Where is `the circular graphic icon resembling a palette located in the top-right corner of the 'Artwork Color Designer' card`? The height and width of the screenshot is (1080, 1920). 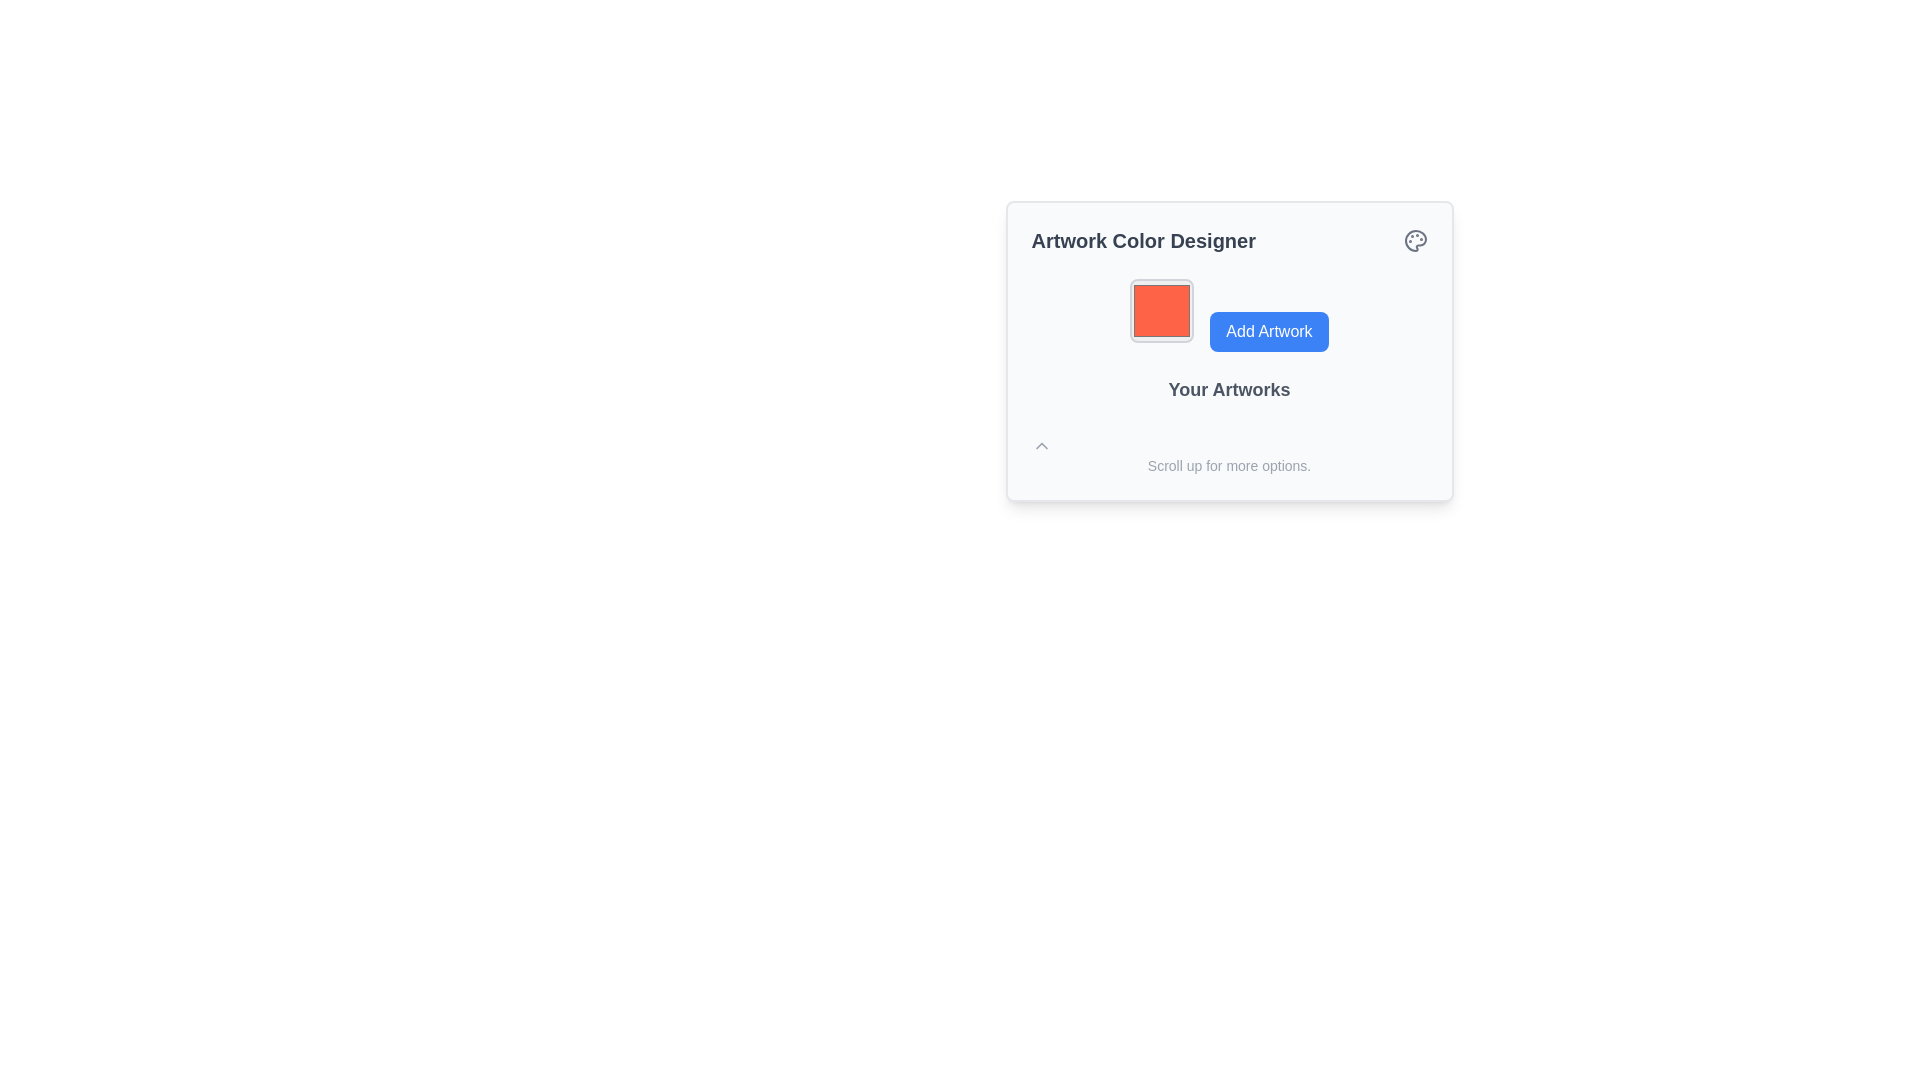 the circular graphic icon resembling a palette located in the top-right corner of the 'Artwork Color Designer' card is located at coordinates (1414, 239).